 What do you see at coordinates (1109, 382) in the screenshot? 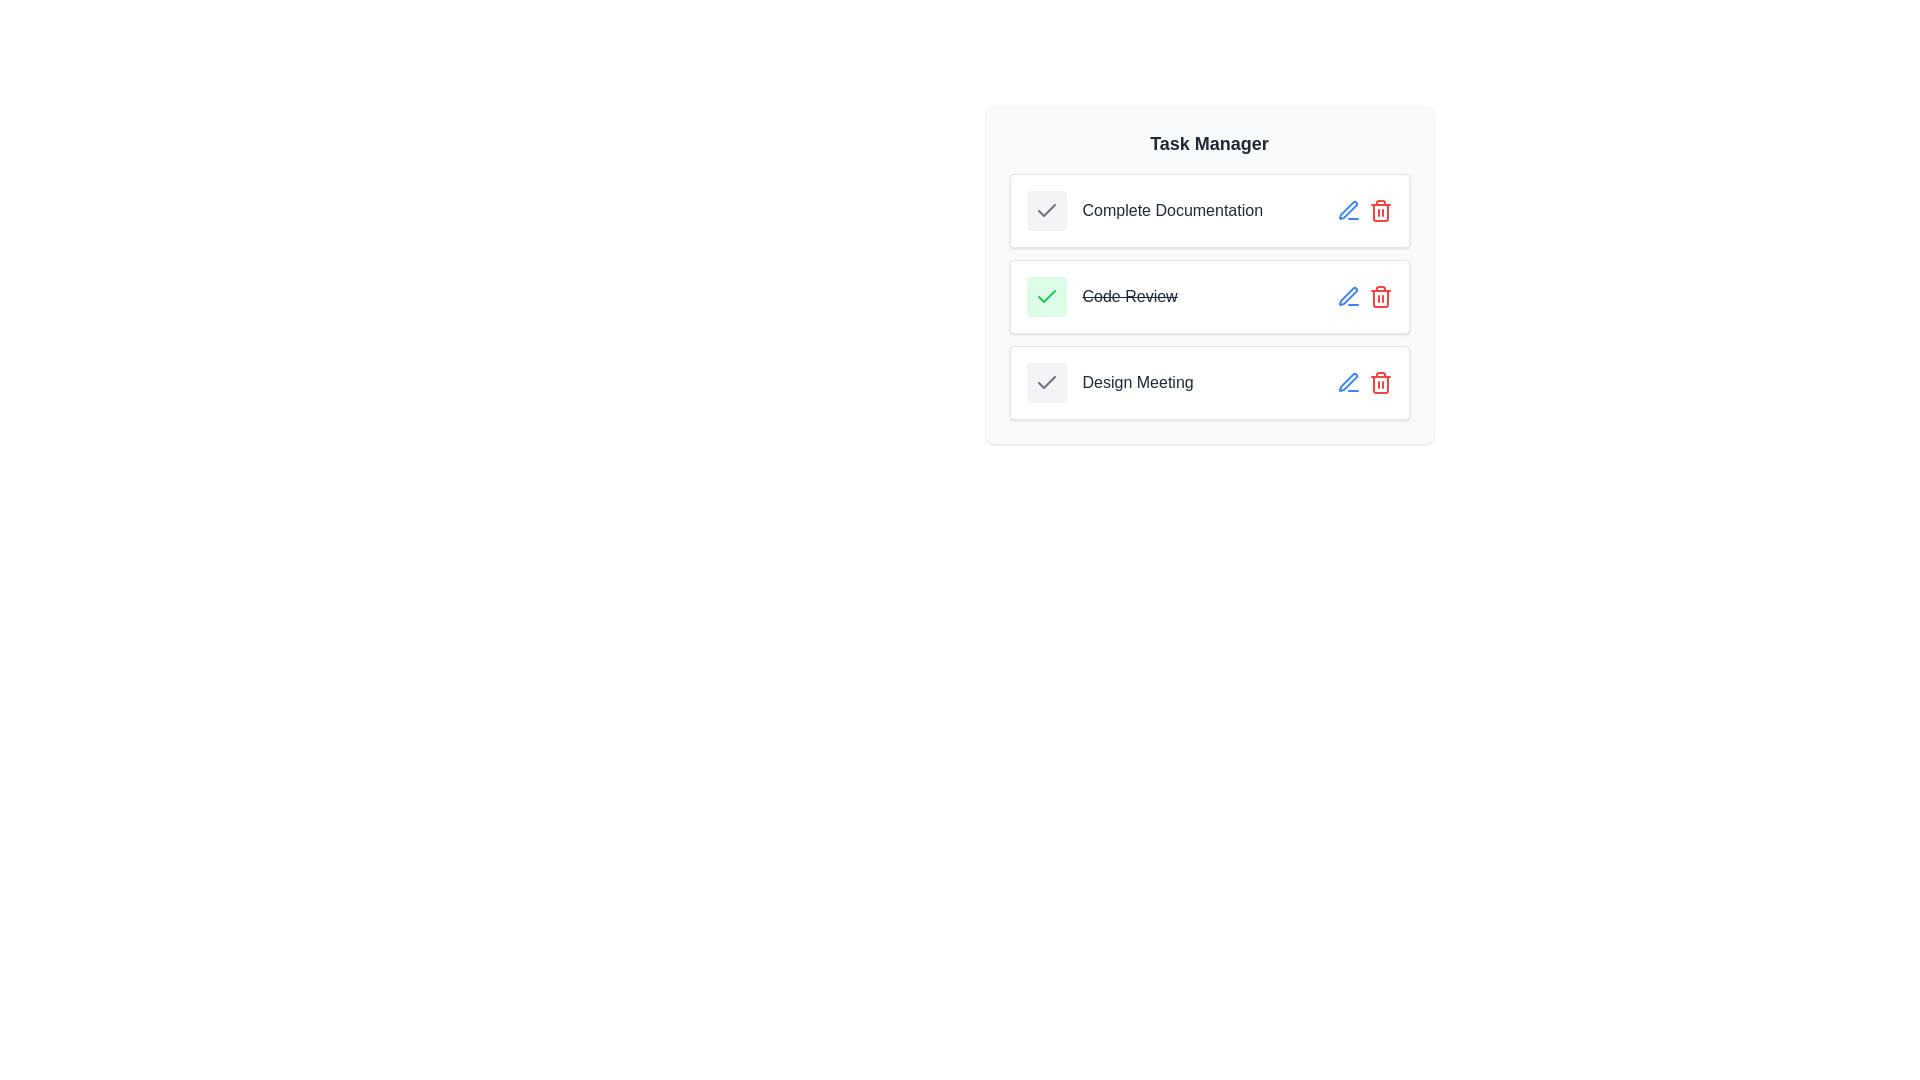
I see `the 'Design Meeting' list item, which includes a checkbox and is the third item under the 'Task Manager' section` at bounding box center [1109, 382].